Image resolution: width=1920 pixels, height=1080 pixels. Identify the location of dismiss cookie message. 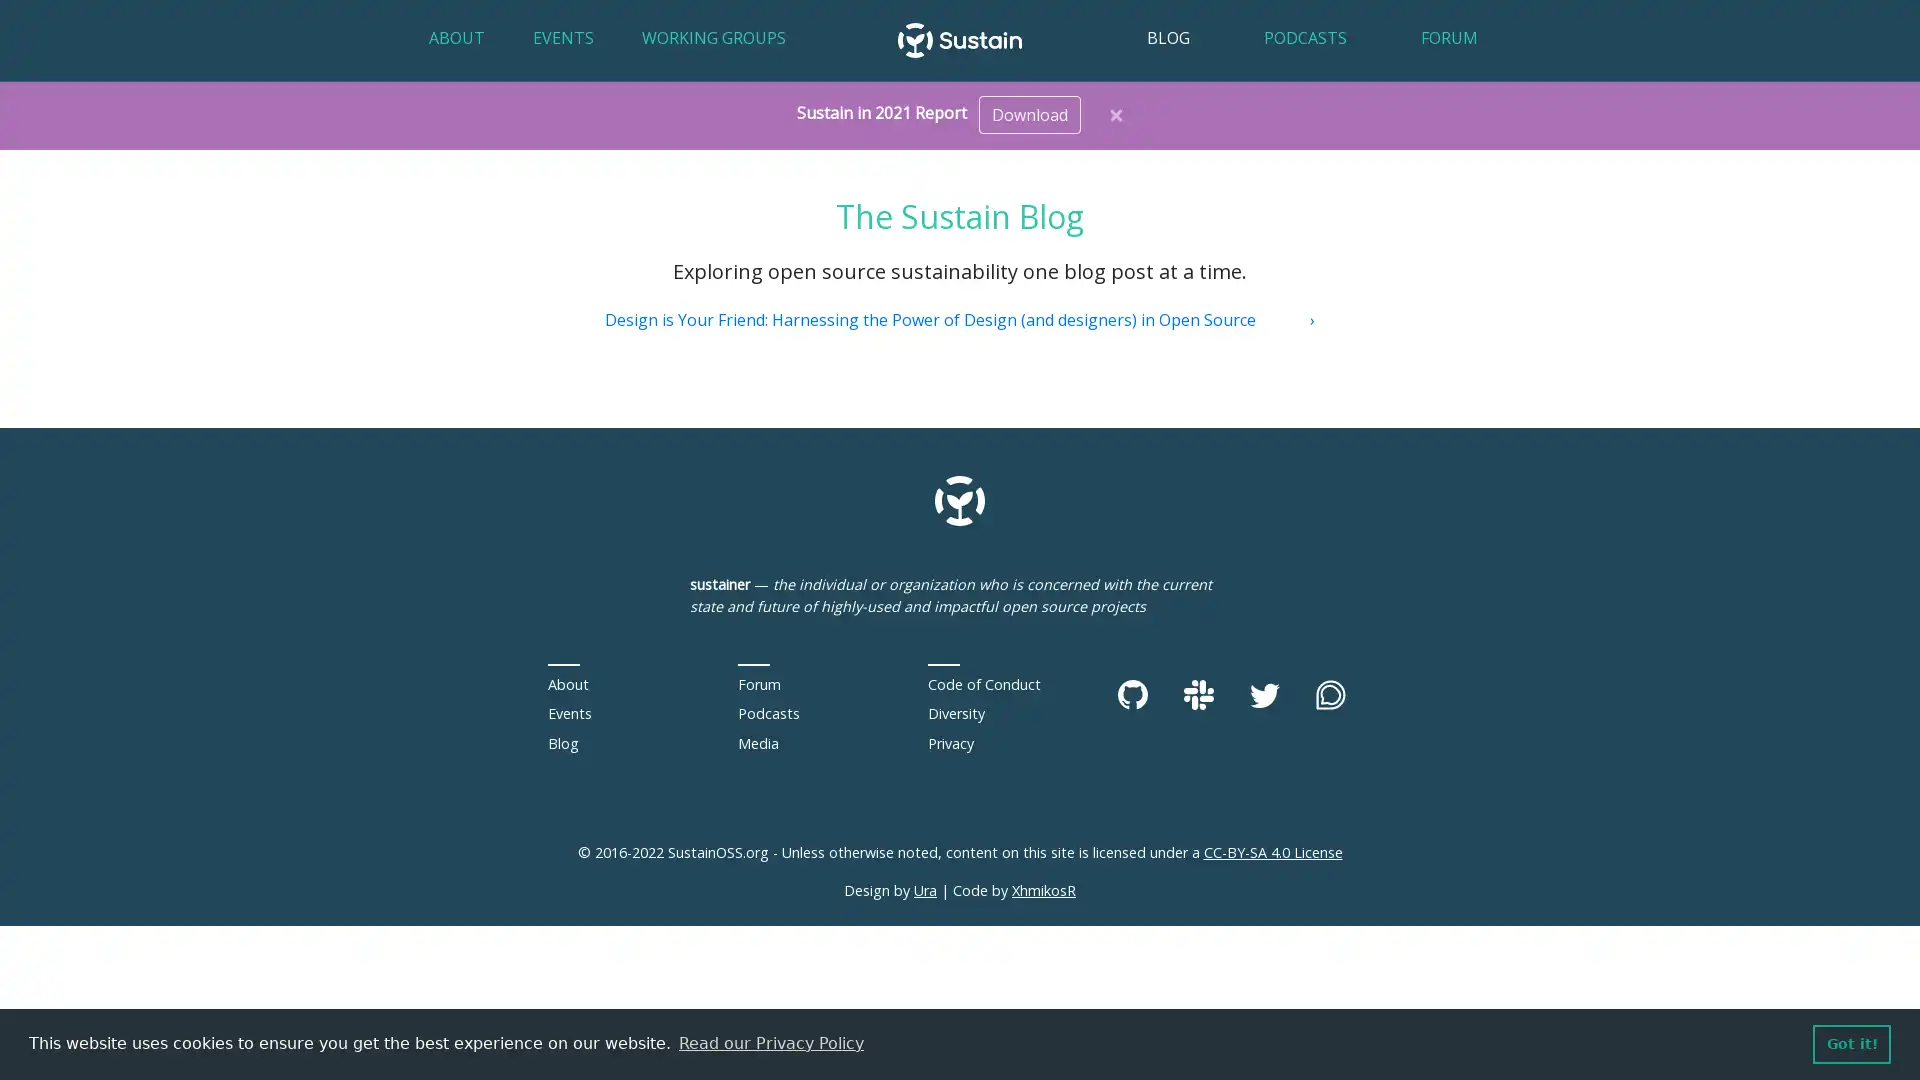
(1851, 1043).